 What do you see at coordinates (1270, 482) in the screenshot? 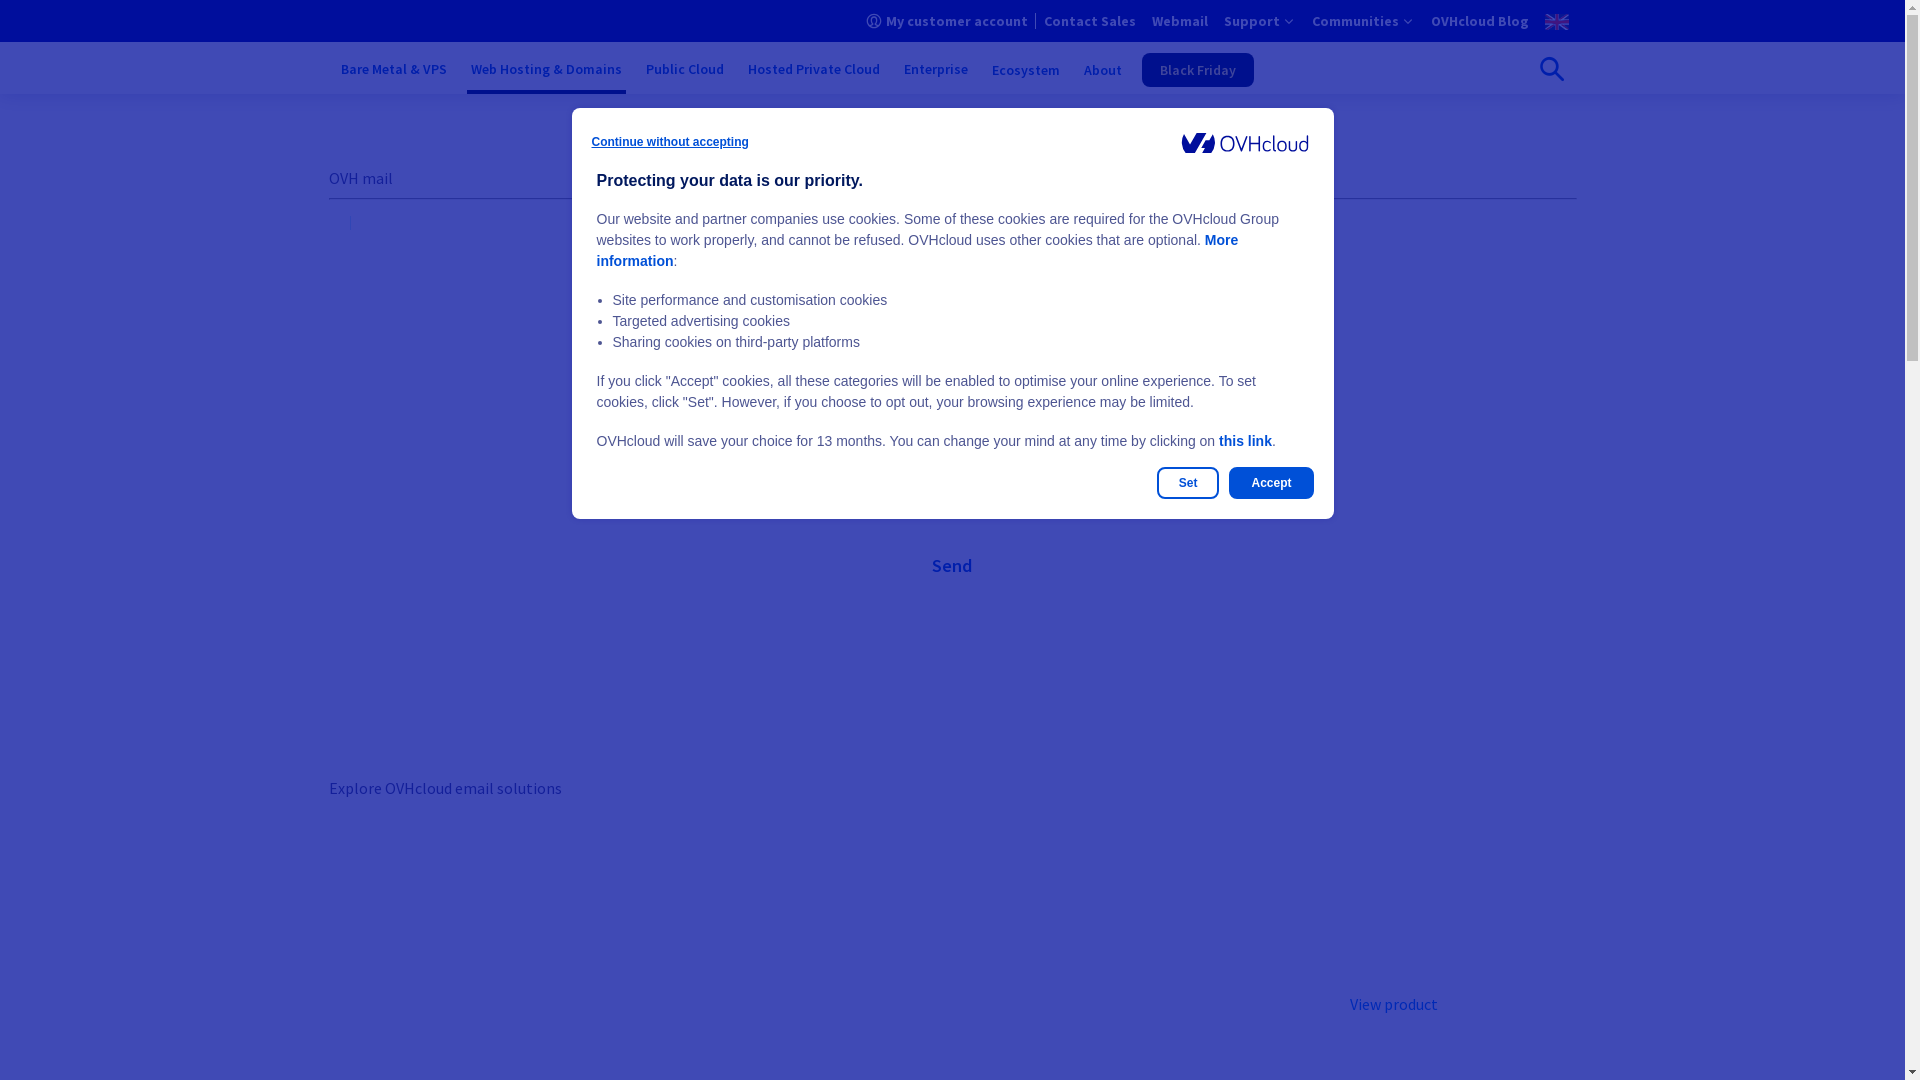
I see `'Accept'` at bounding box center [1270, 482].